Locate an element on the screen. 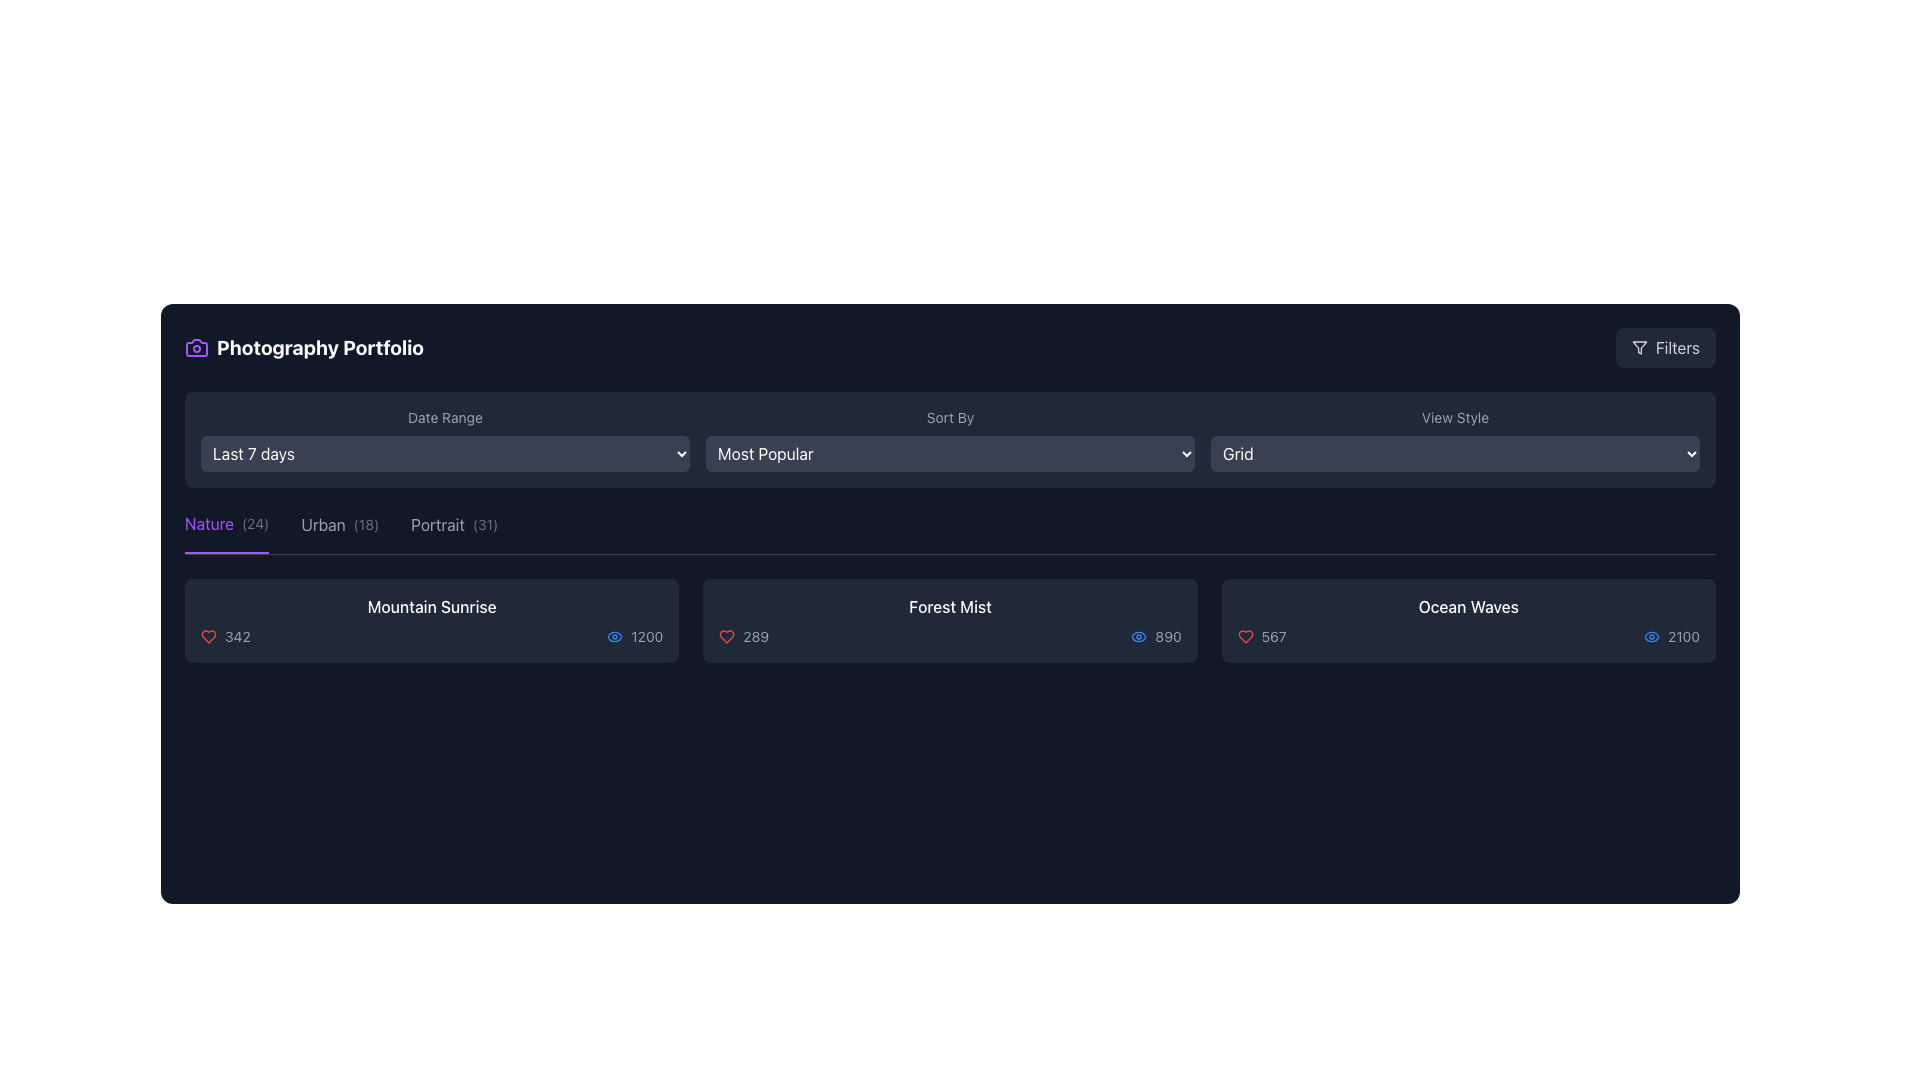 The width and height of the screenshot is (1920, 1080). the 'Urban' category filter button is located at coordinates (340, 531).